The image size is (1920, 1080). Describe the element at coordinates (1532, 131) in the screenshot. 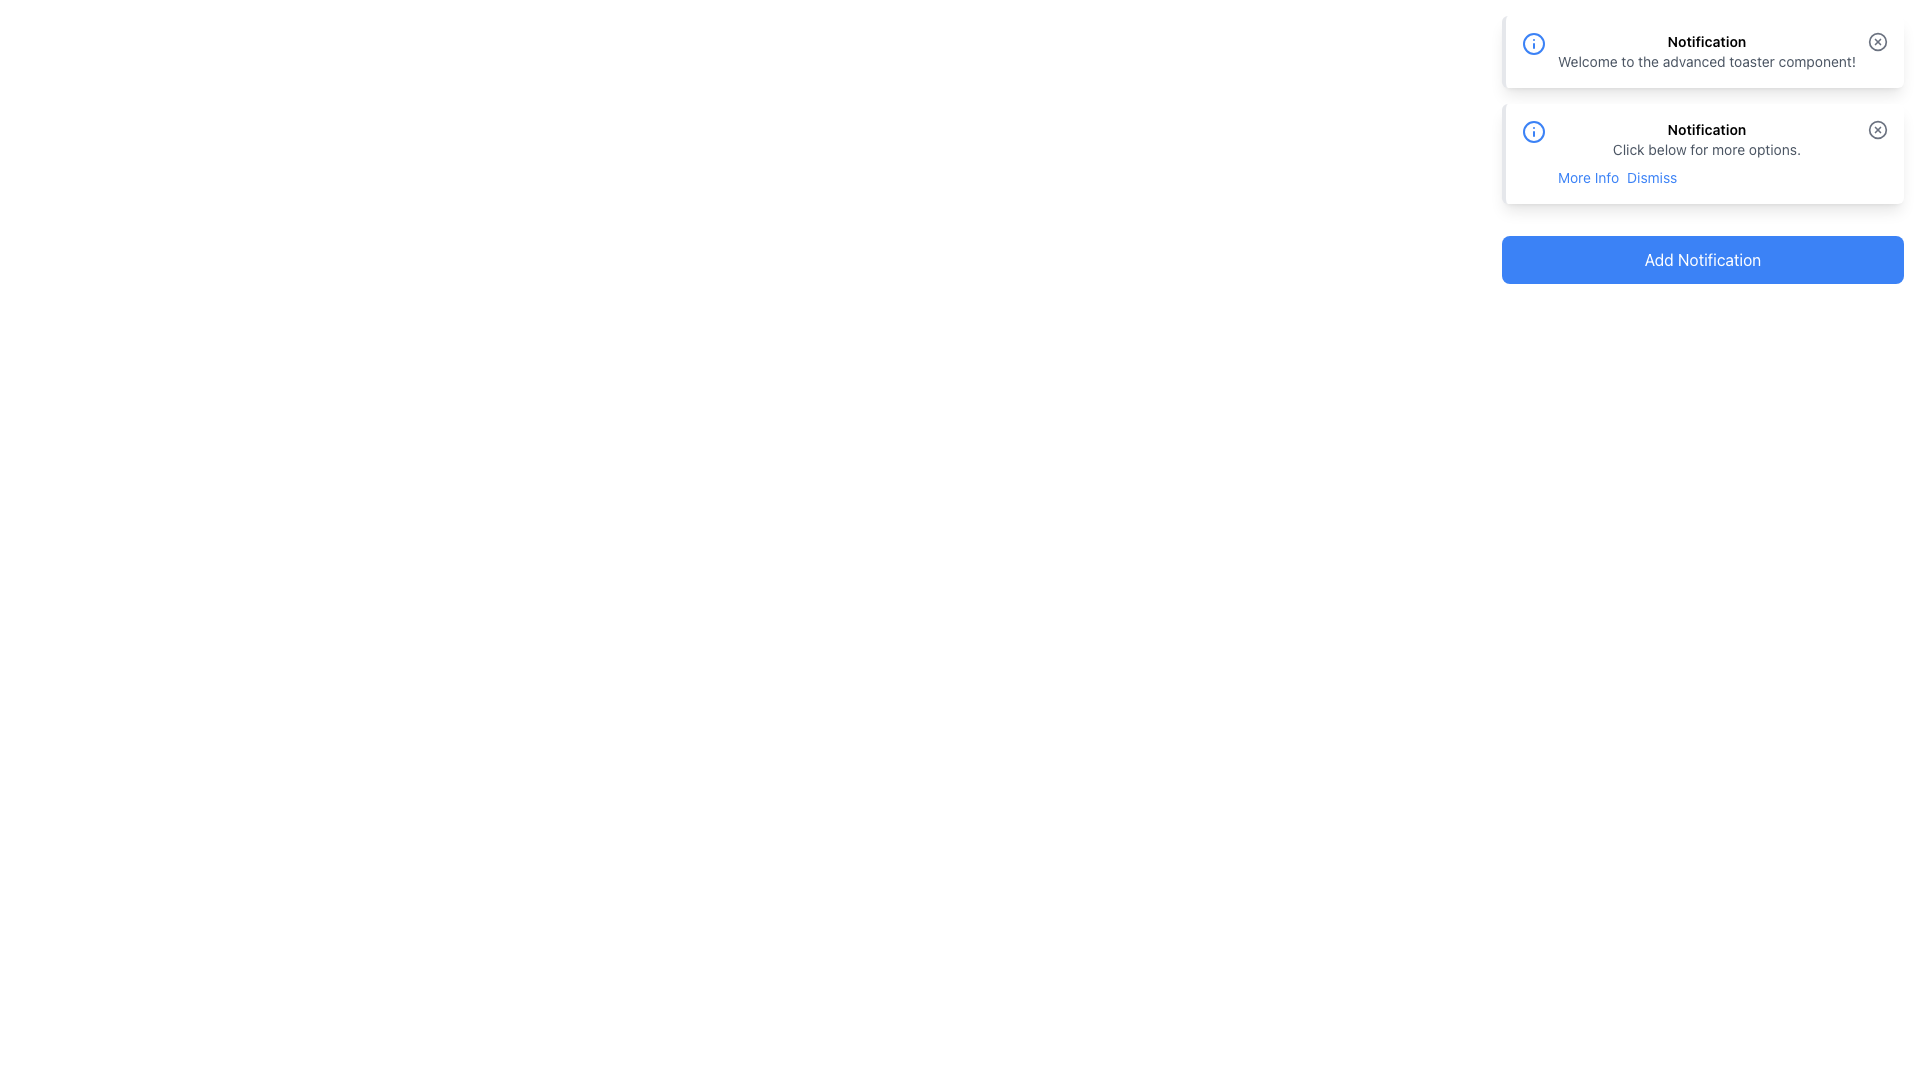

I see `the informational status icon located within the notification card, adjacent to the notification's title text` at that location.